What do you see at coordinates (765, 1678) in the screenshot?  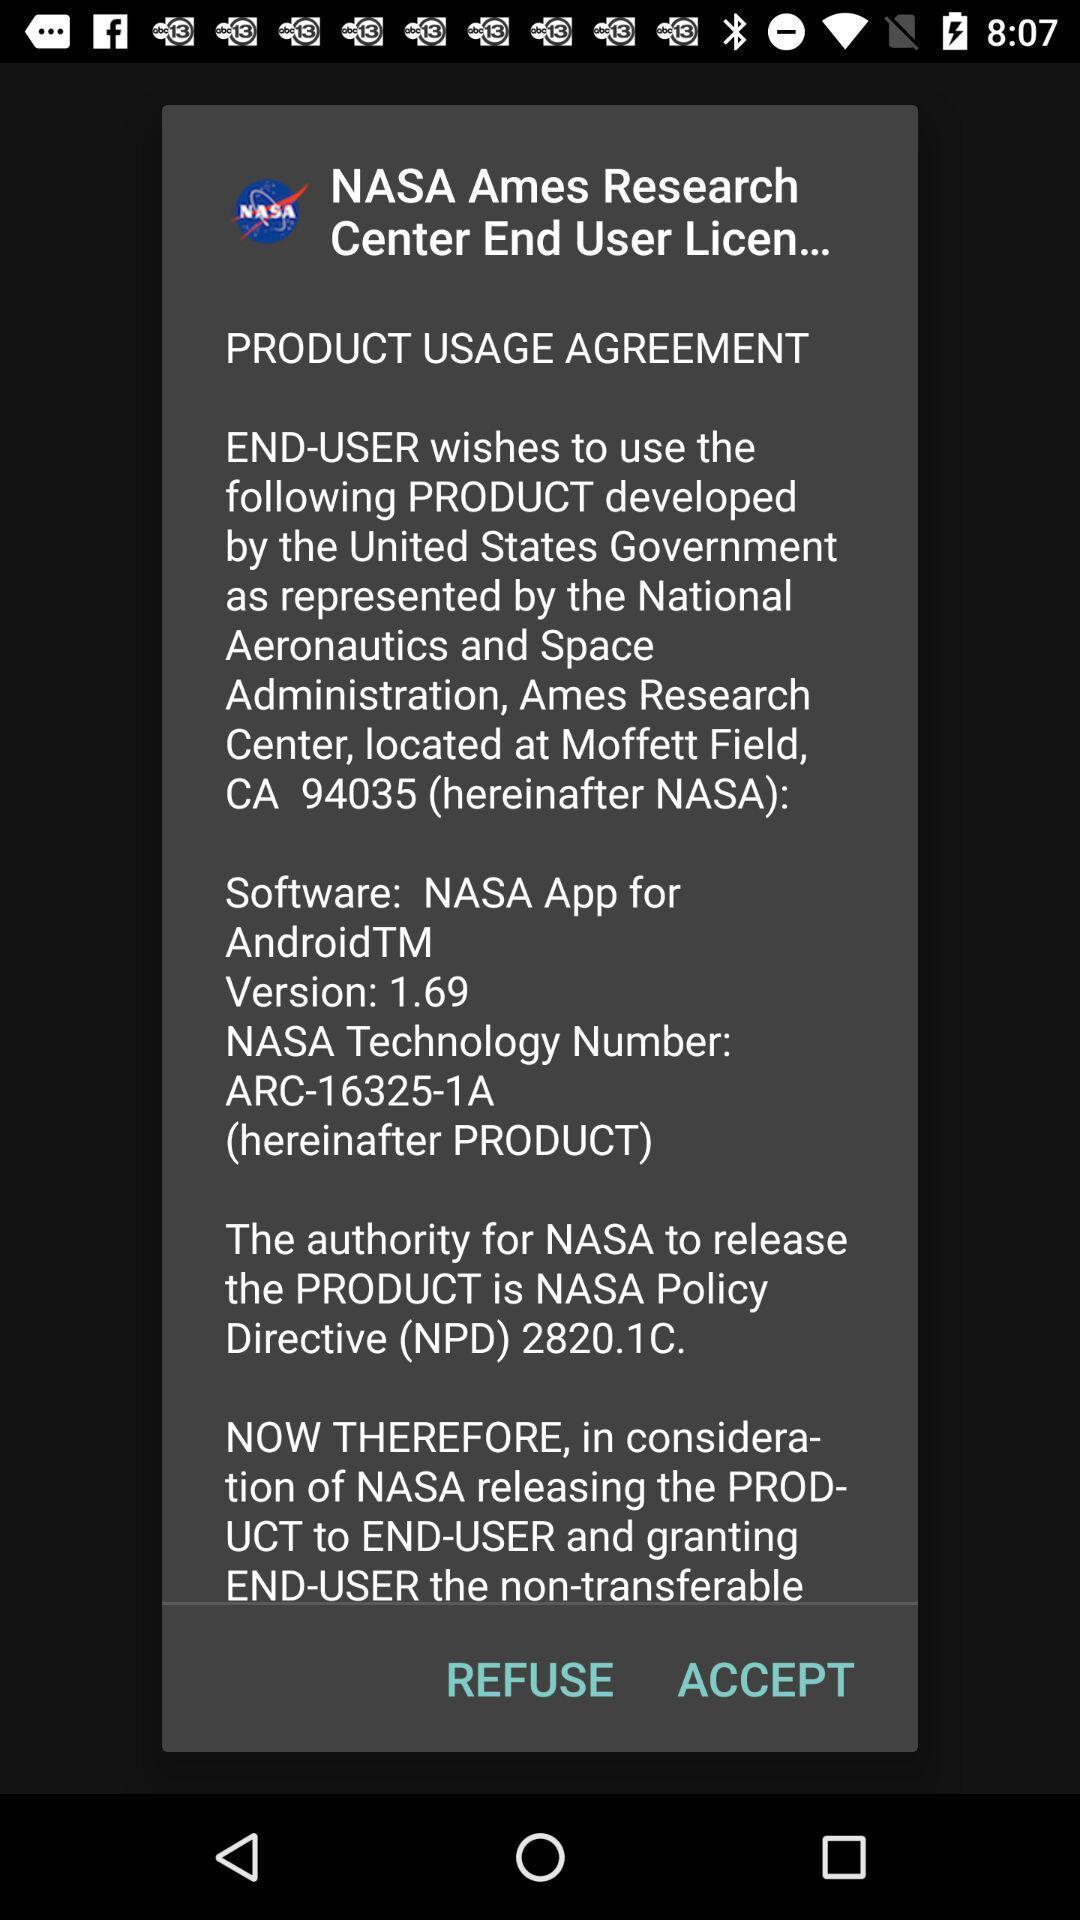 I see `item to the right of the refuse` at bounding box center [765, 1678].